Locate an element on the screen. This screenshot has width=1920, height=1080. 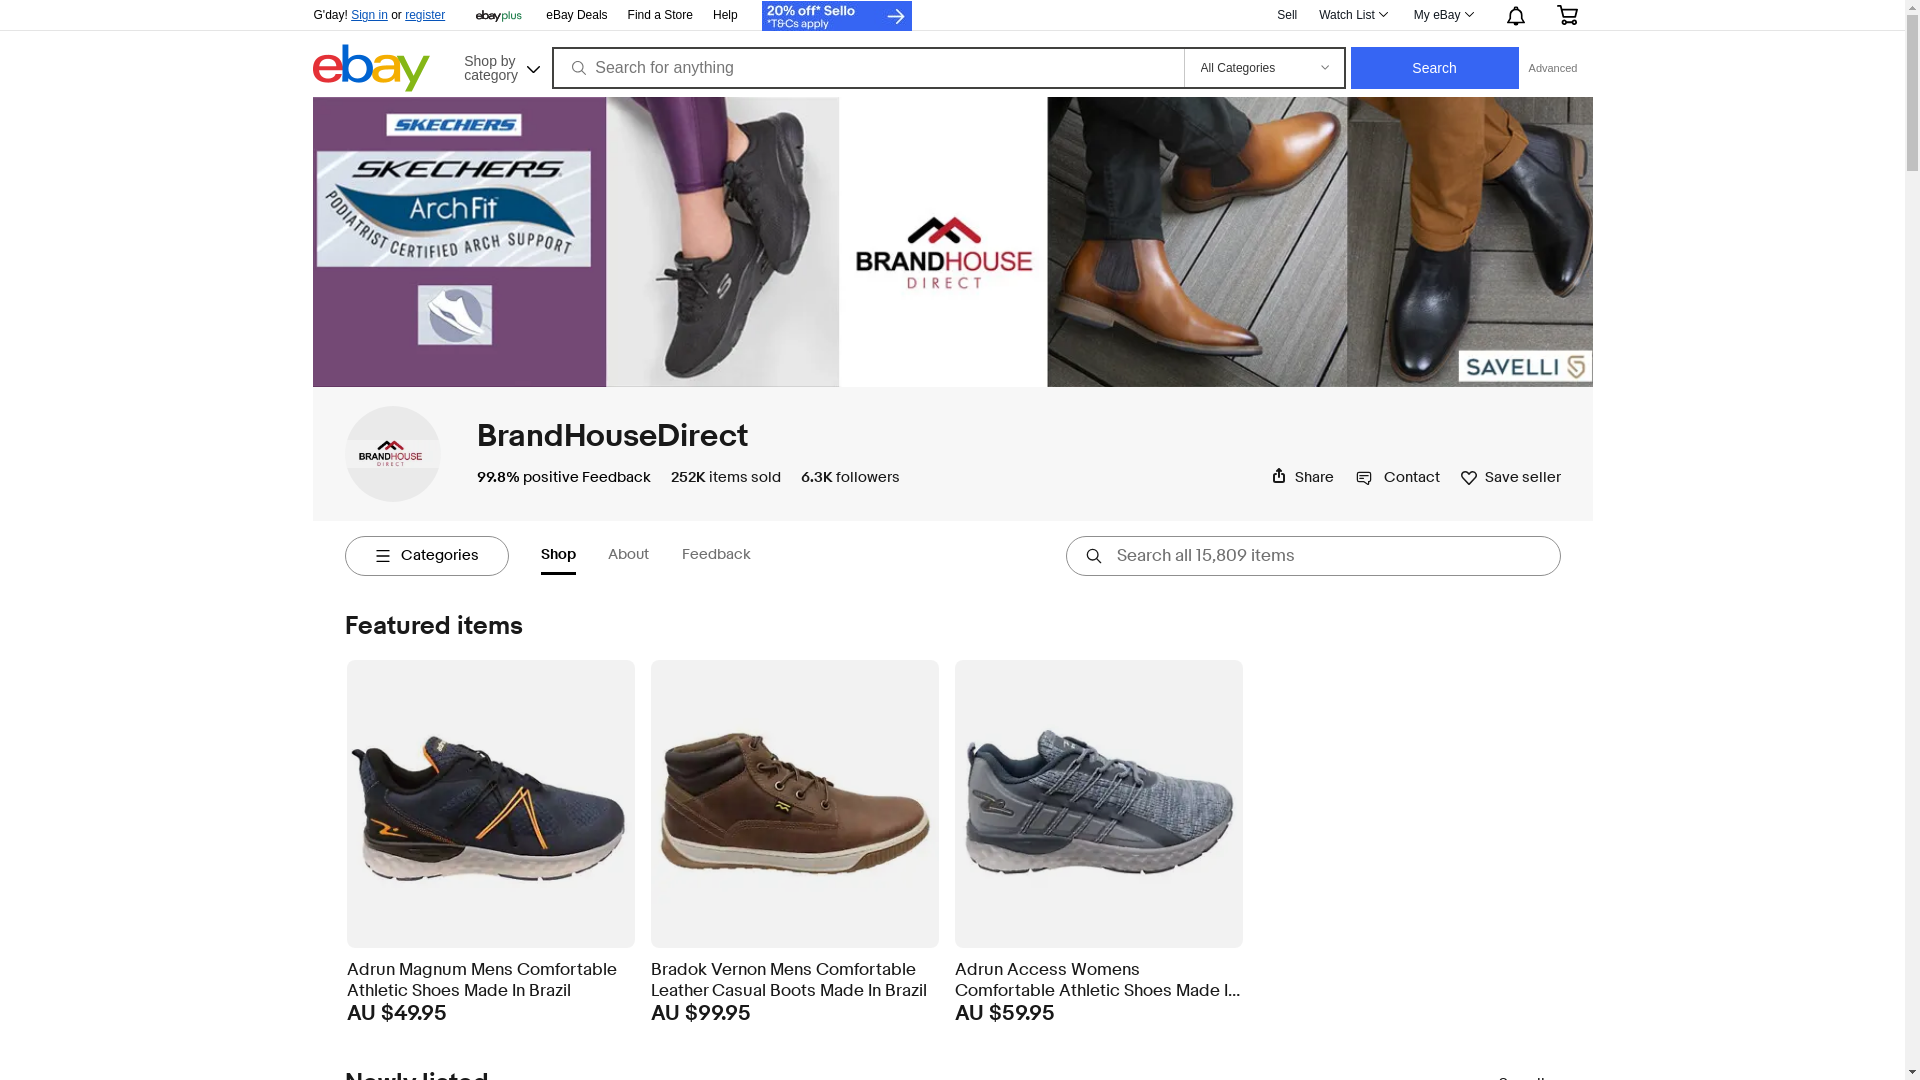
'register' is located at coordinates (424, 15).